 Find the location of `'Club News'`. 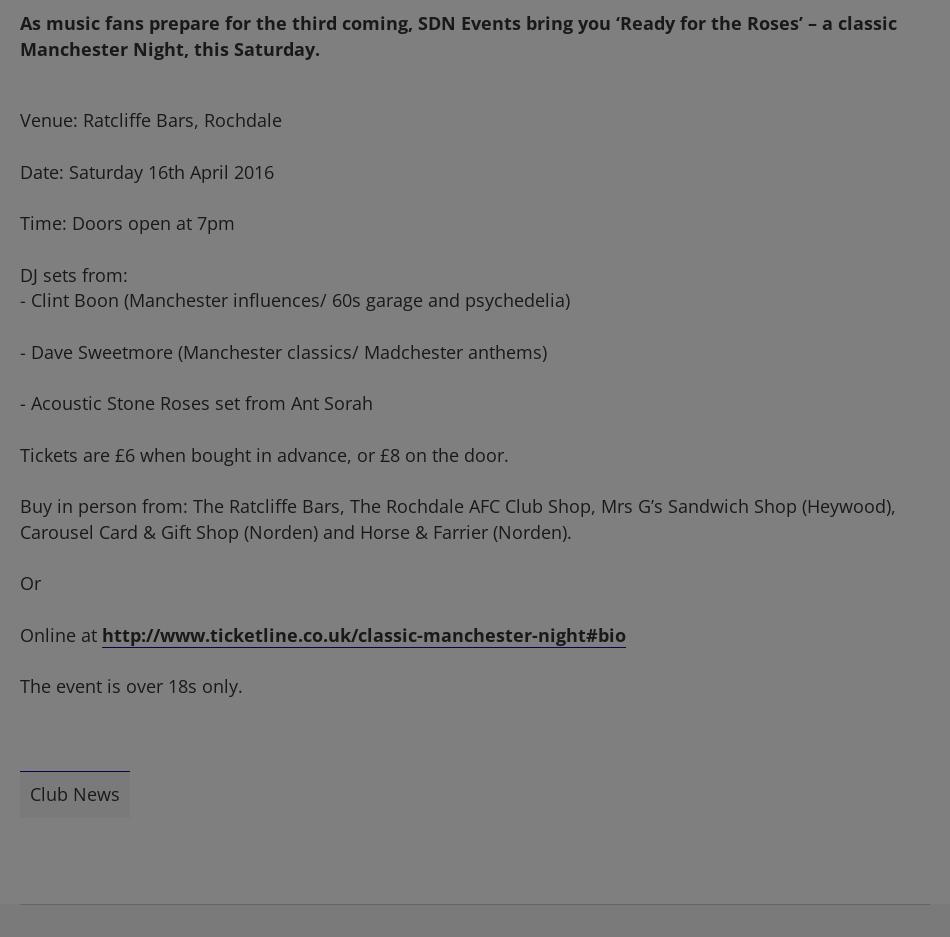

'Club News' is located at coordinates (30, 793).